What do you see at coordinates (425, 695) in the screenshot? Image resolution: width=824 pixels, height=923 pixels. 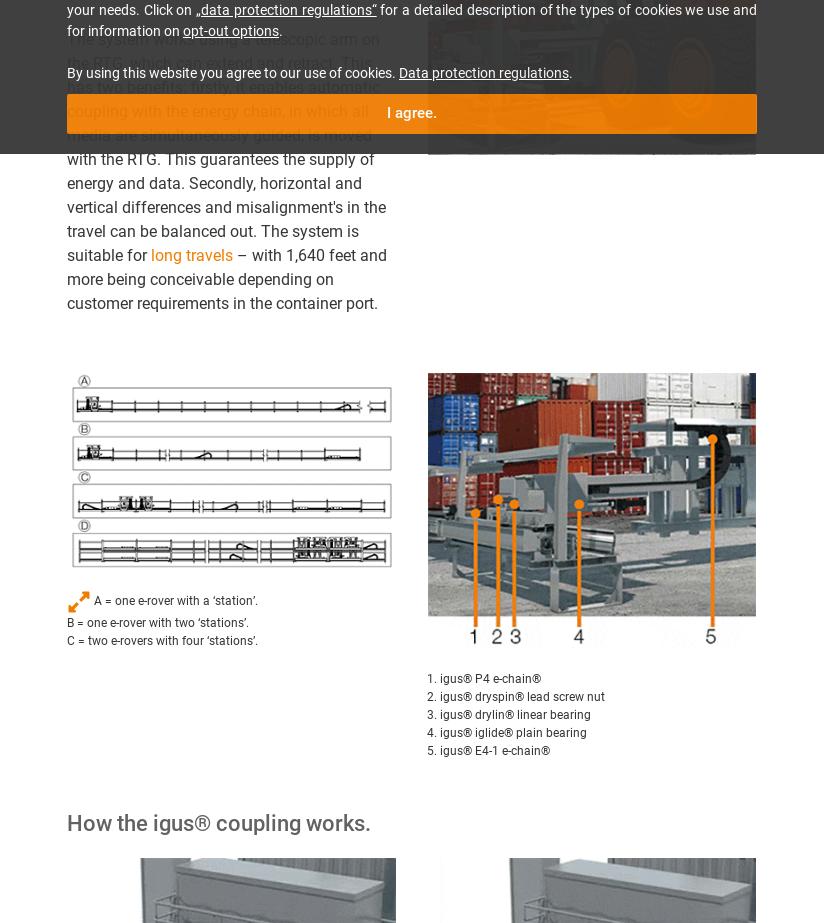 I see `'2. igus® dryspin® lead screw nut'` at bounding box center [425, 695].